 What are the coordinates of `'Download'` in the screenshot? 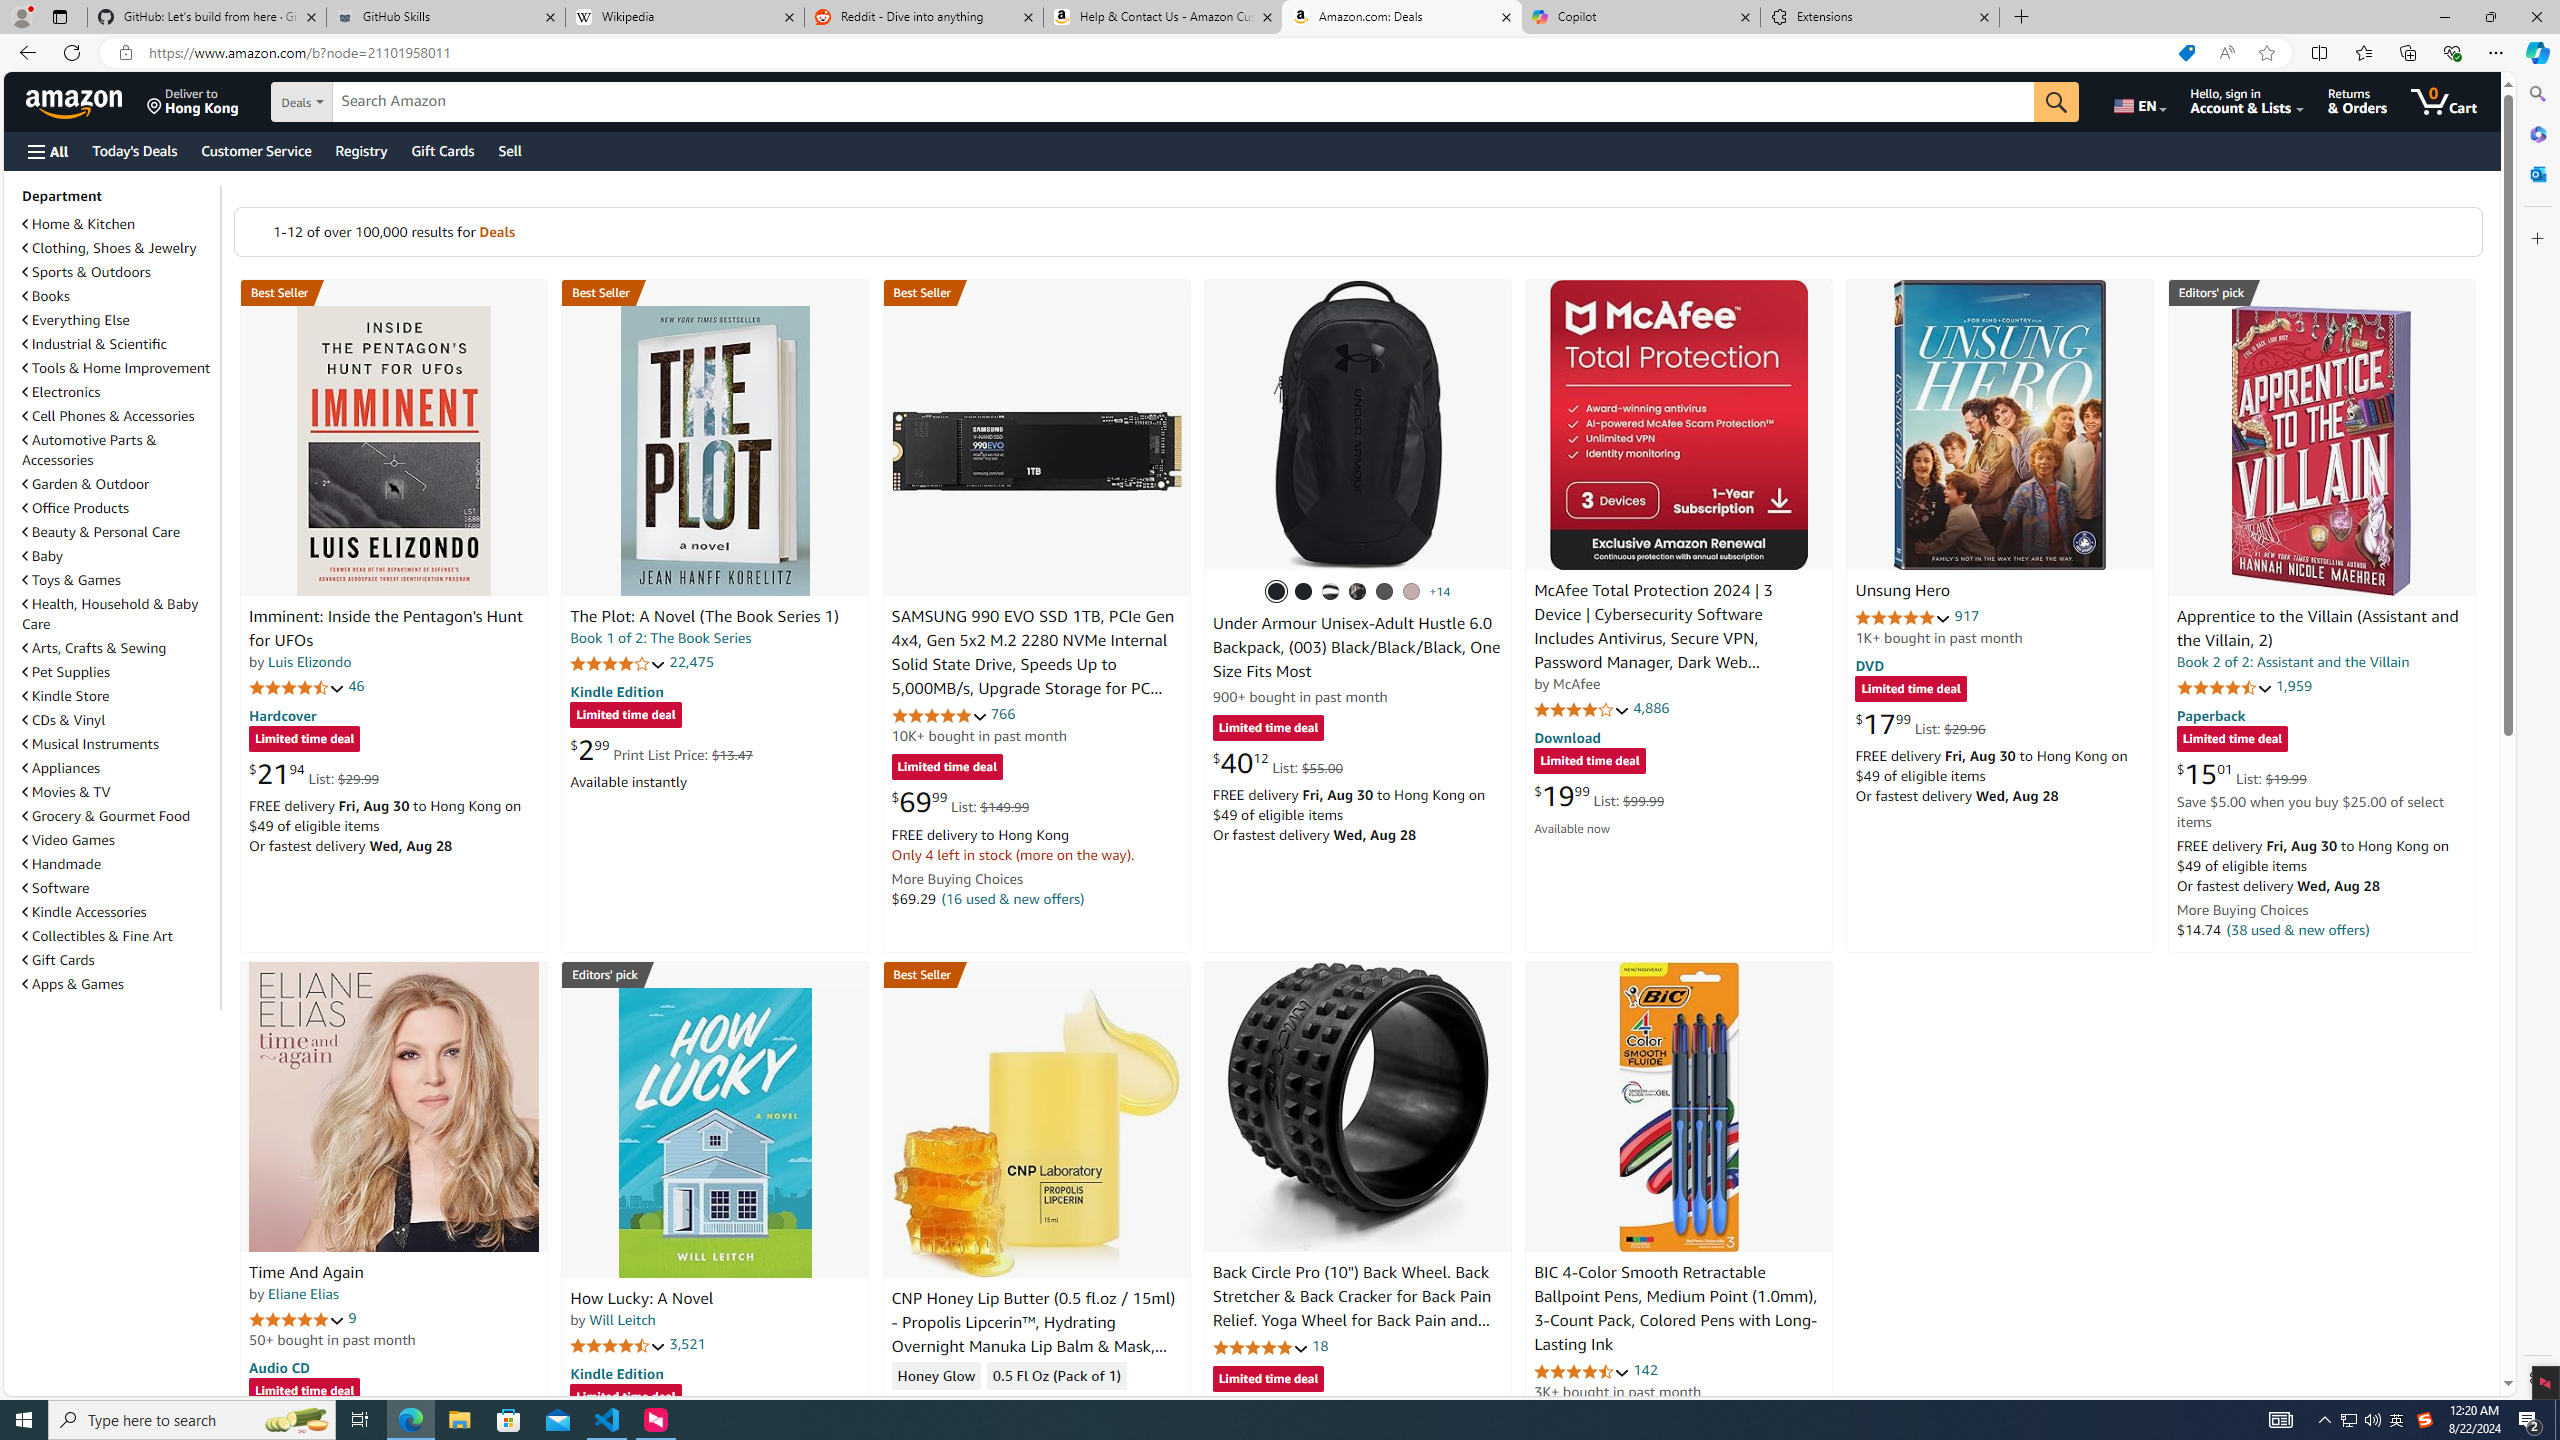 It's located at (1565, 736).